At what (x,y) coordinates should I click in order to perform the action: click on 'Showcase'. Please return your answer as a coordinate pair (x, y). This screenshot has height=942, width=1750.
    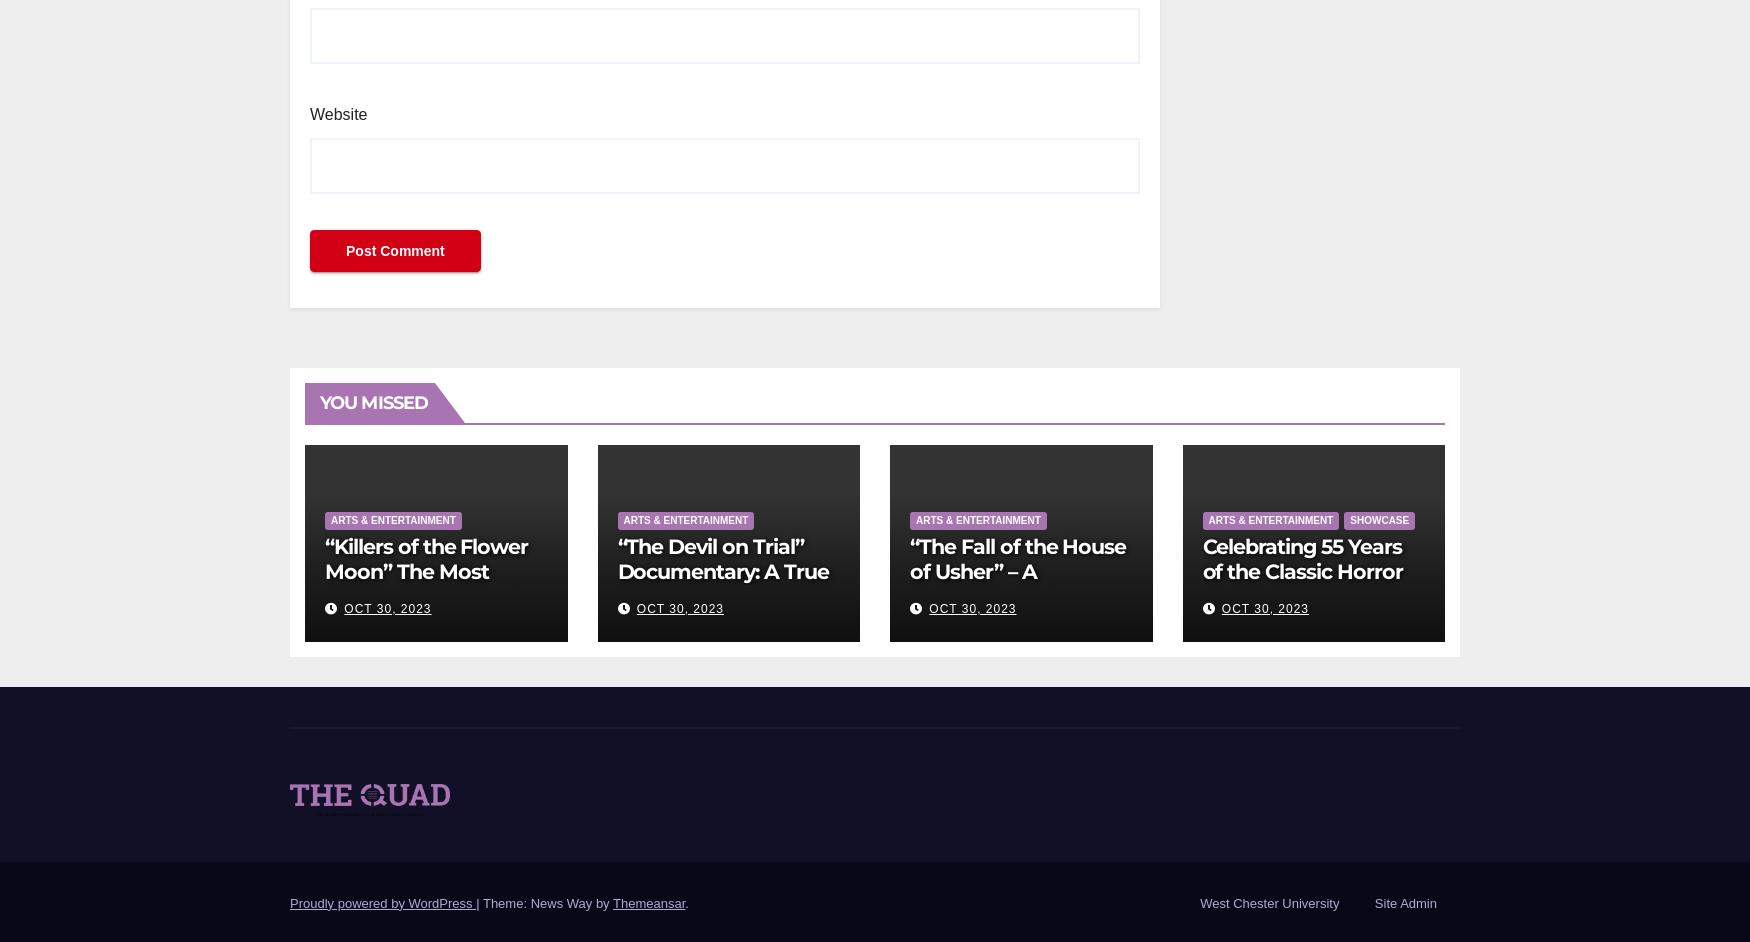
    Looking at the image, I should click on (1349, 518).